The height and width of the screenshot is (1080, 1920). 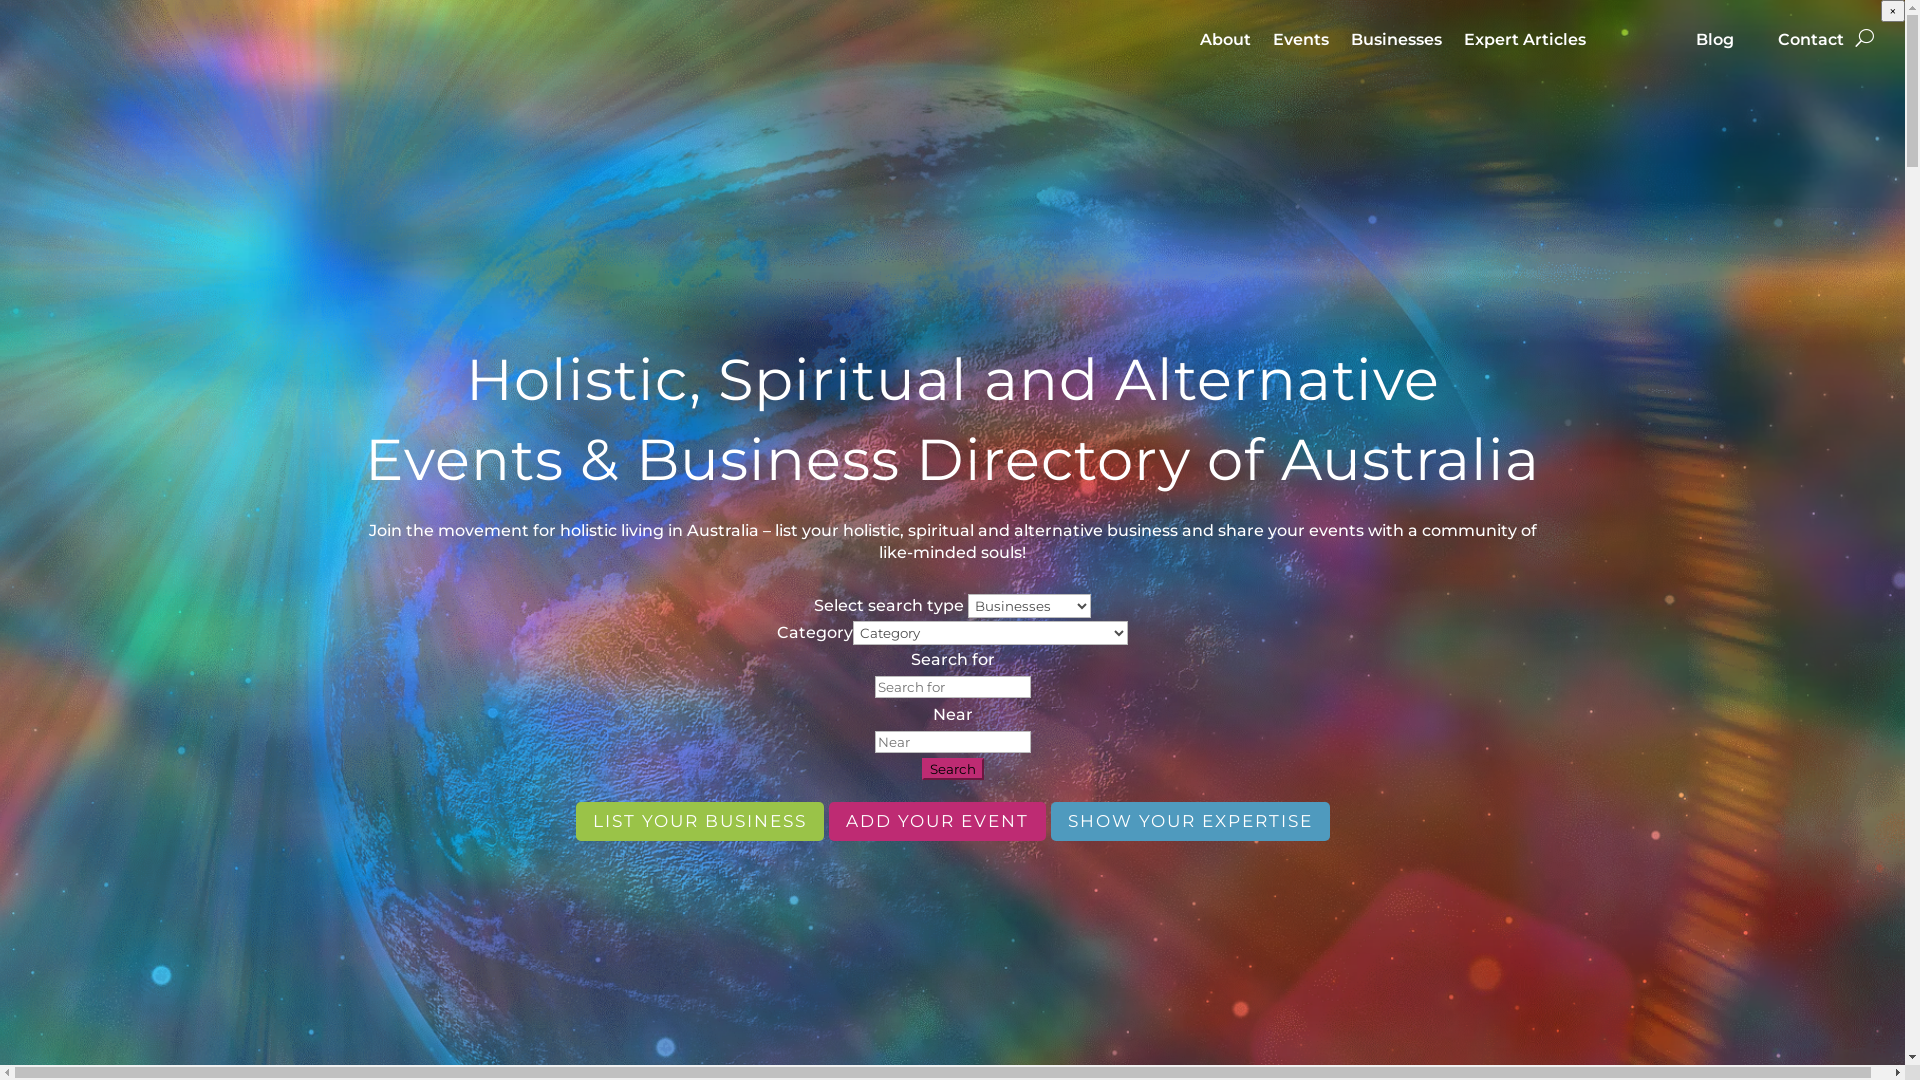 What do you see at coordinates (1300, 53) in the screenshot?
I see `'Events'` at bounding box center [1300, 53].